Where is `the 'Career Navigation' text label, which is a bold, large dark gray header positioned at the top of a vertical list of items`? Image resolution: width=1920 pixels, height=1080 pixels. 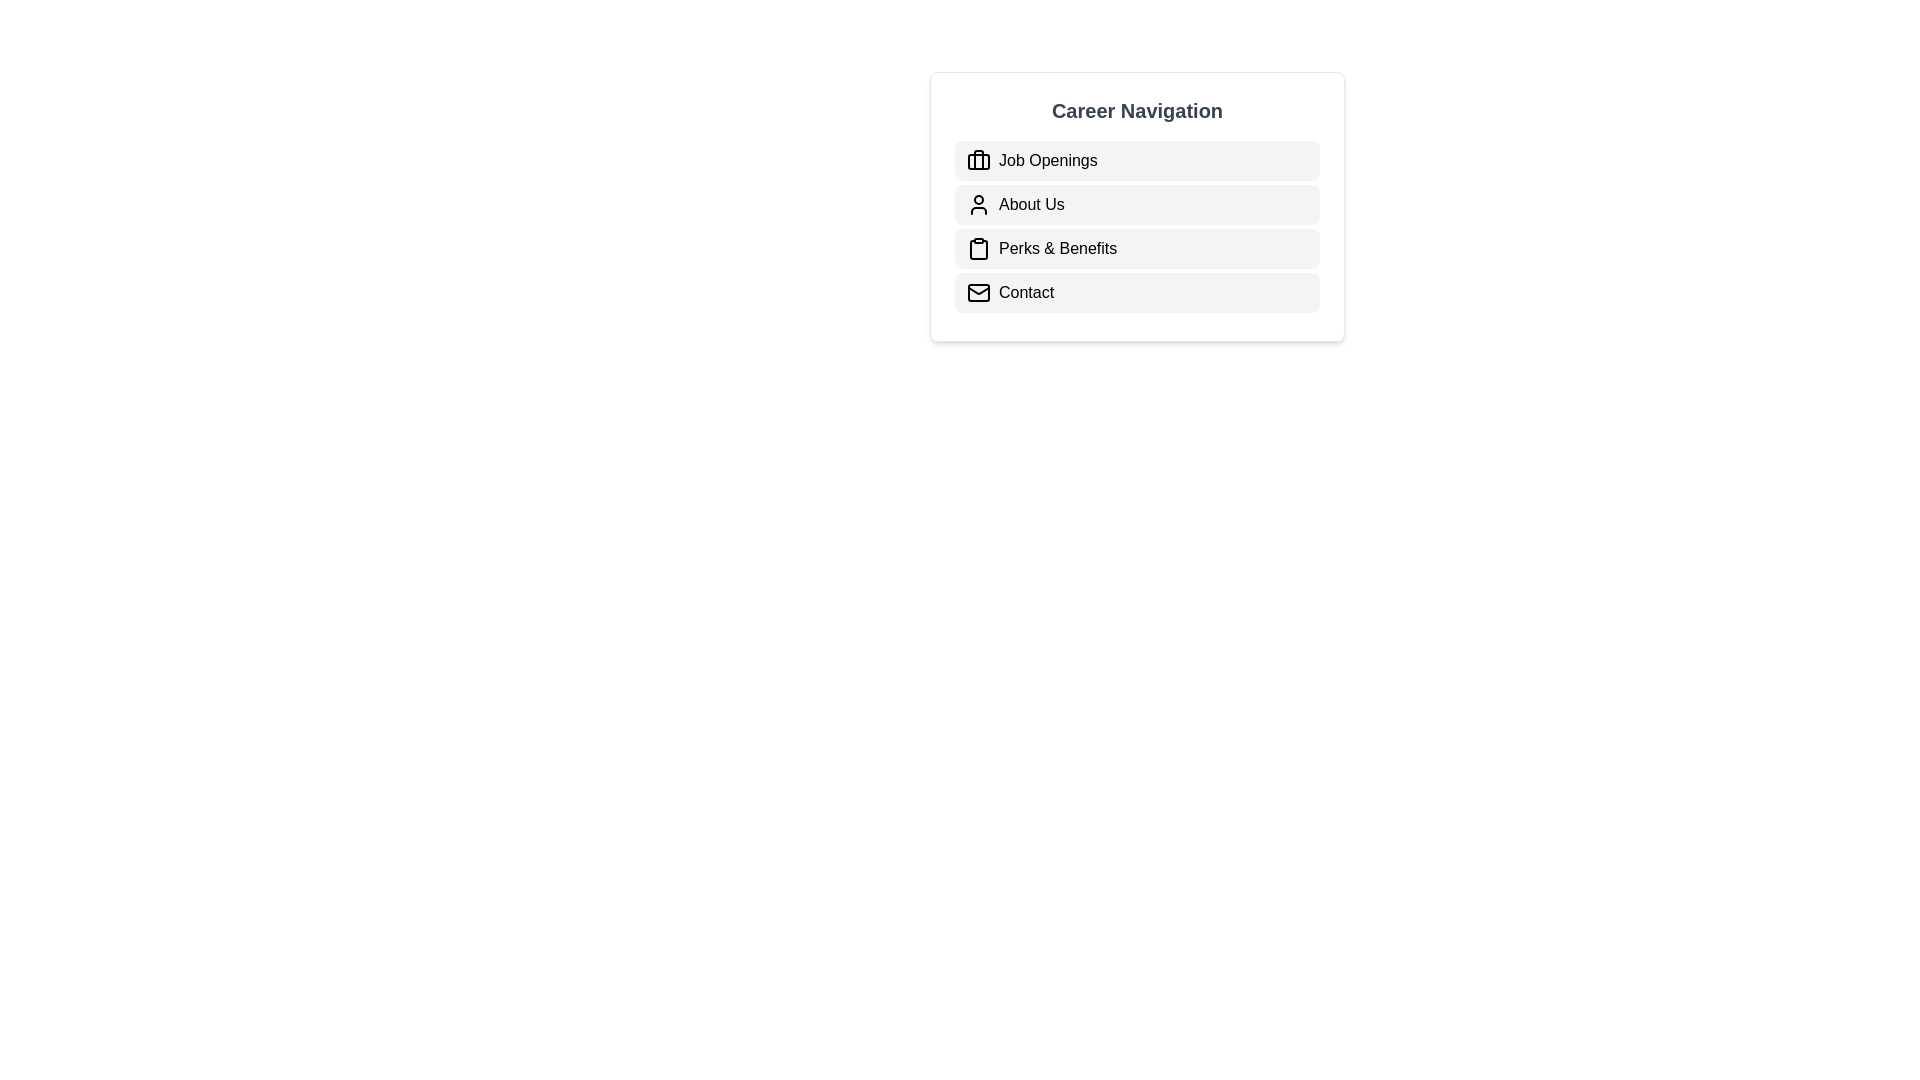 the 'Career Navigation' text label, which is a bold, large dark gray header positioned at the top of a vertical list of items is located at coordinates (1137, 111).